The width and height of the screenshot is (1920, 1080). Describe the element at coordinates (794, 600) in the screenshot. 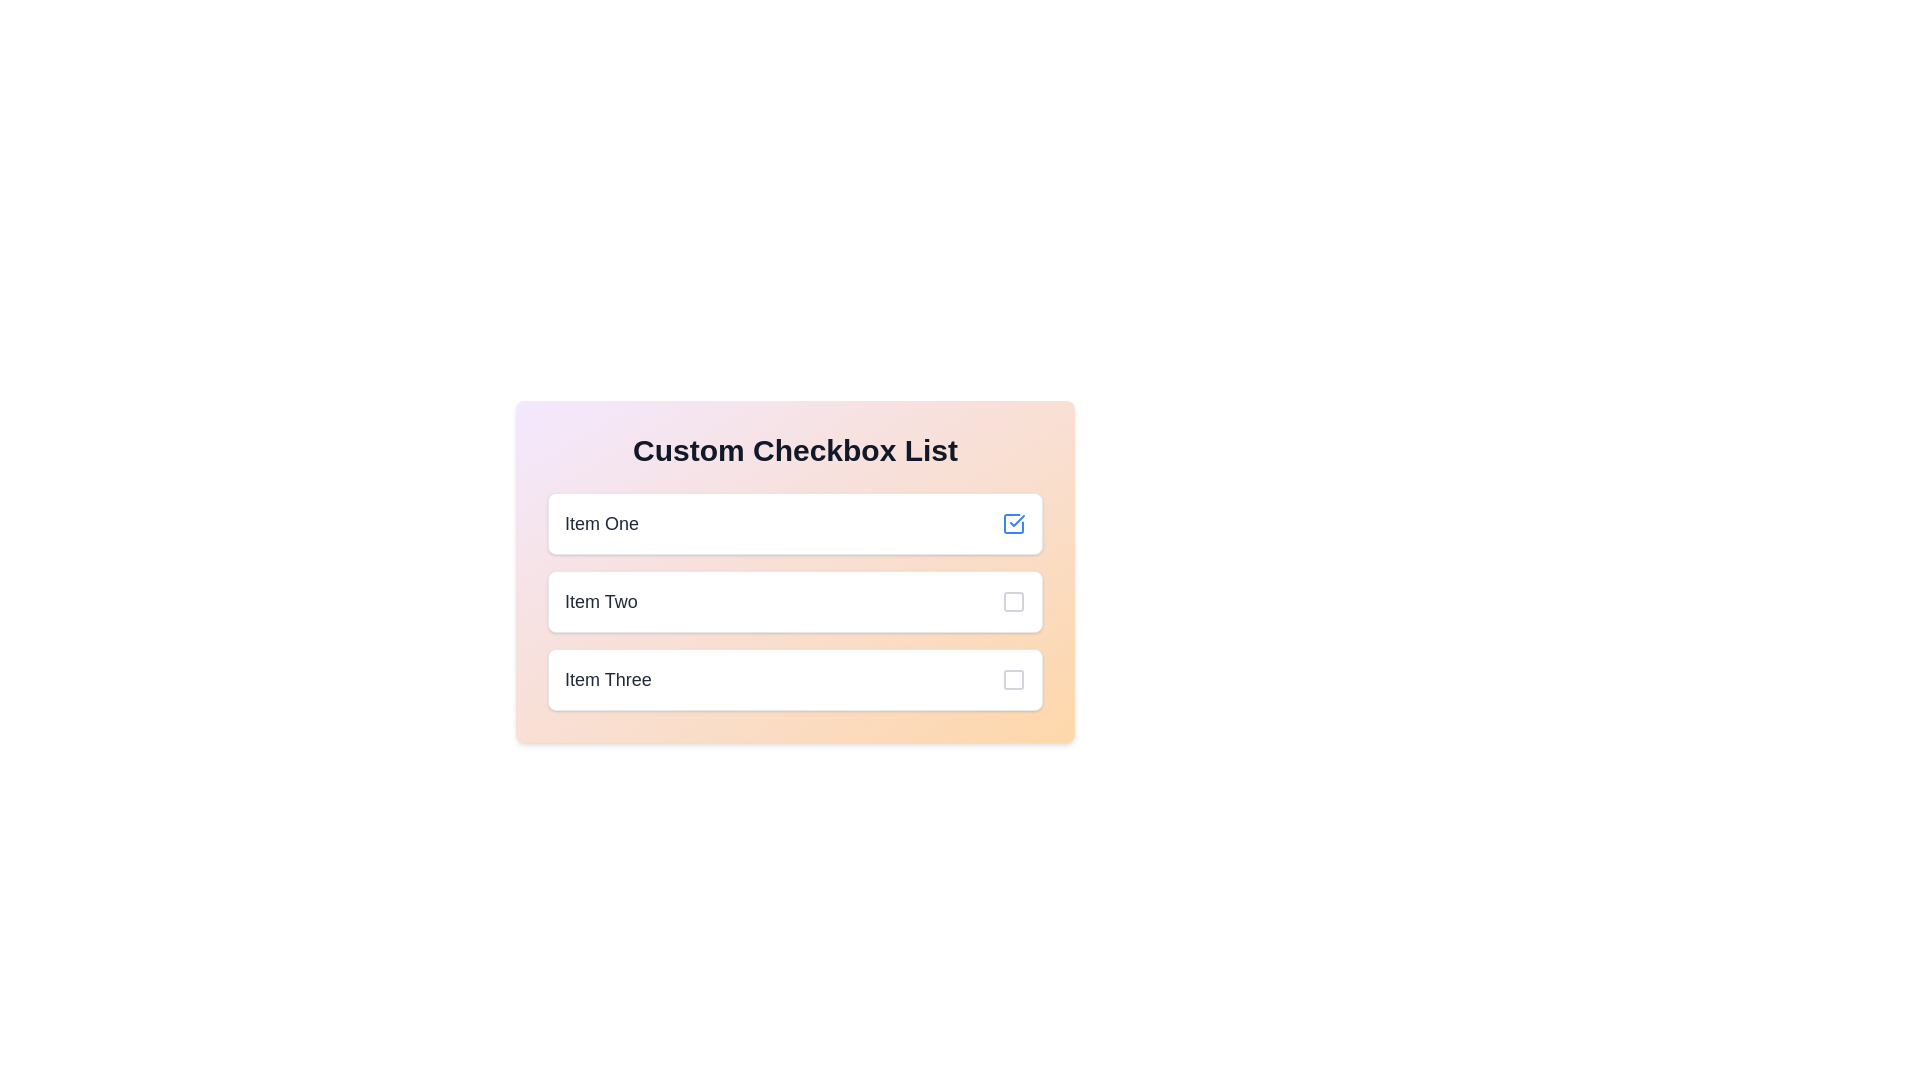

I see `the checkbox for Item Two` at that location.